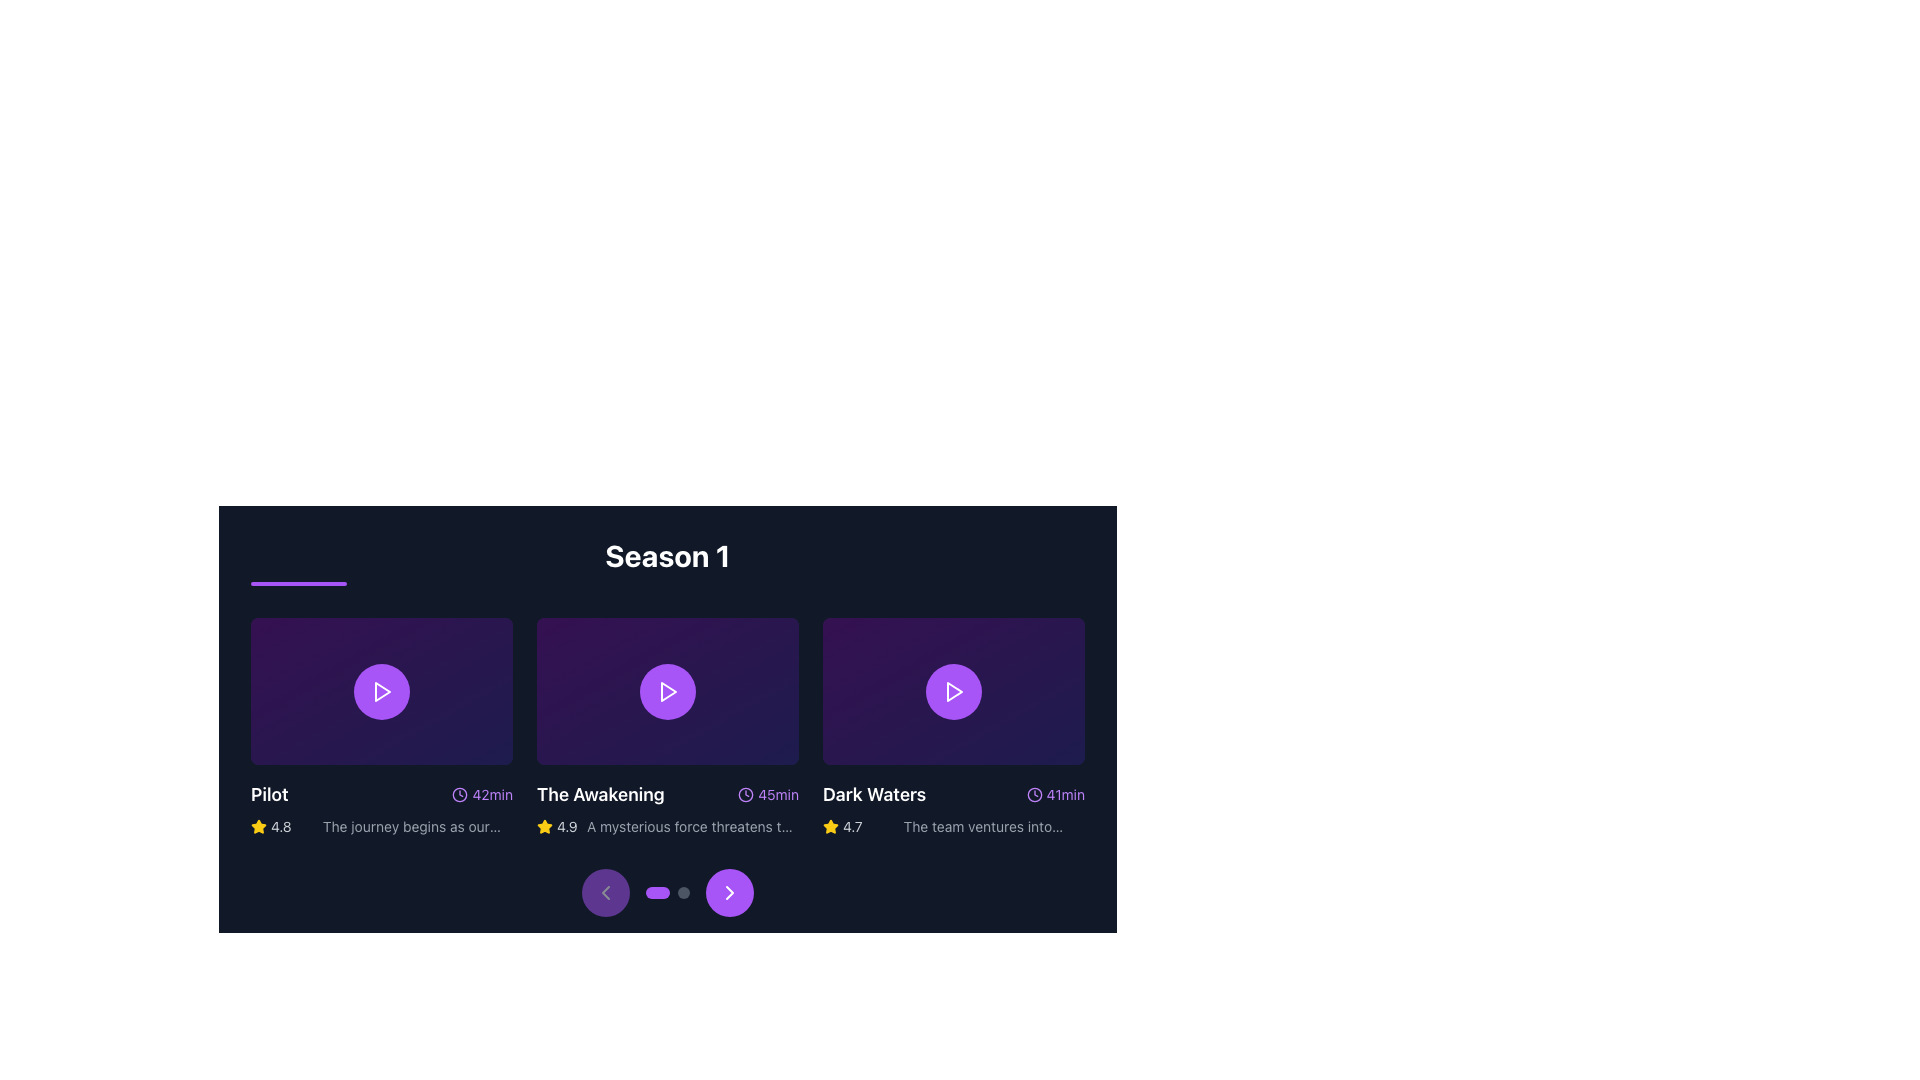  I want to click on the SVG icon representing the play button in the third content card, so click(954, 690).